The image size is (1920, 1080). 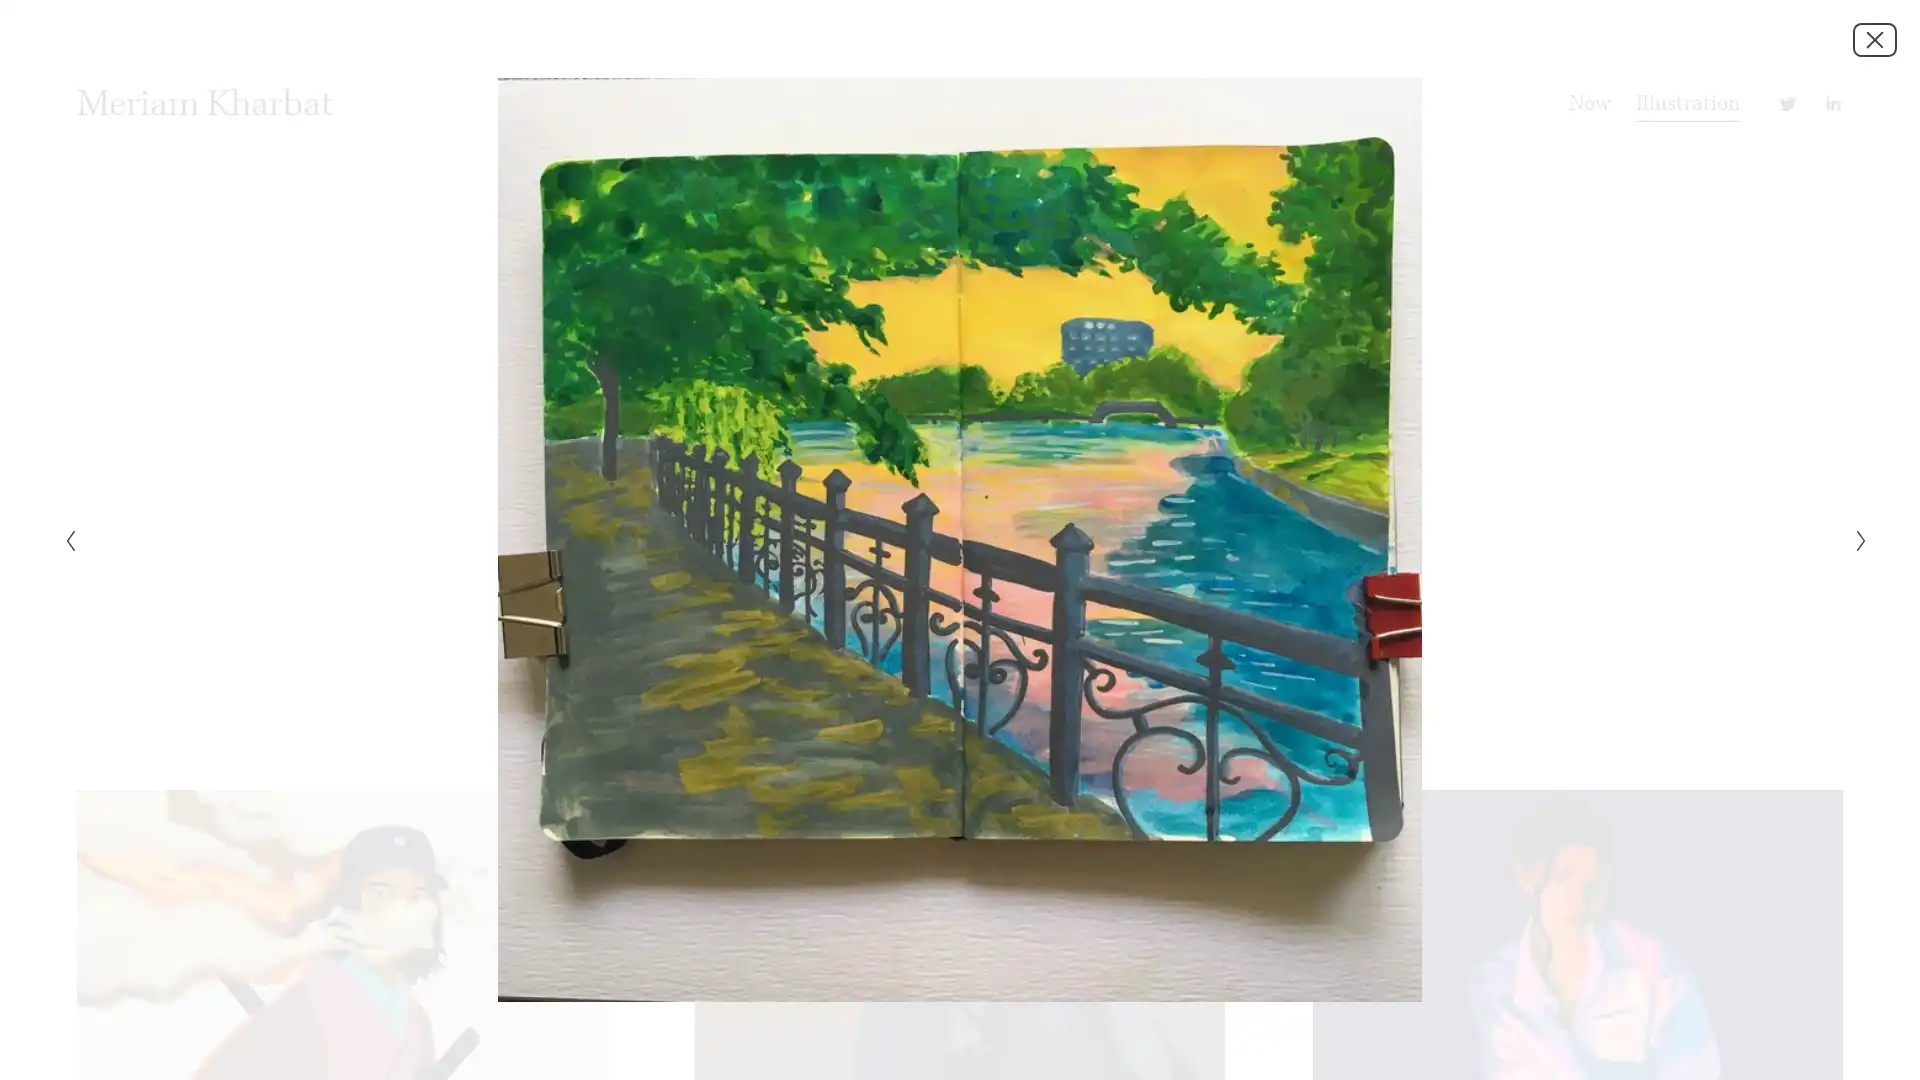 What do you see at coordinates (1854, 540) in the screenshot?
I see `Next Slide` at bounding box center [1854, 540].